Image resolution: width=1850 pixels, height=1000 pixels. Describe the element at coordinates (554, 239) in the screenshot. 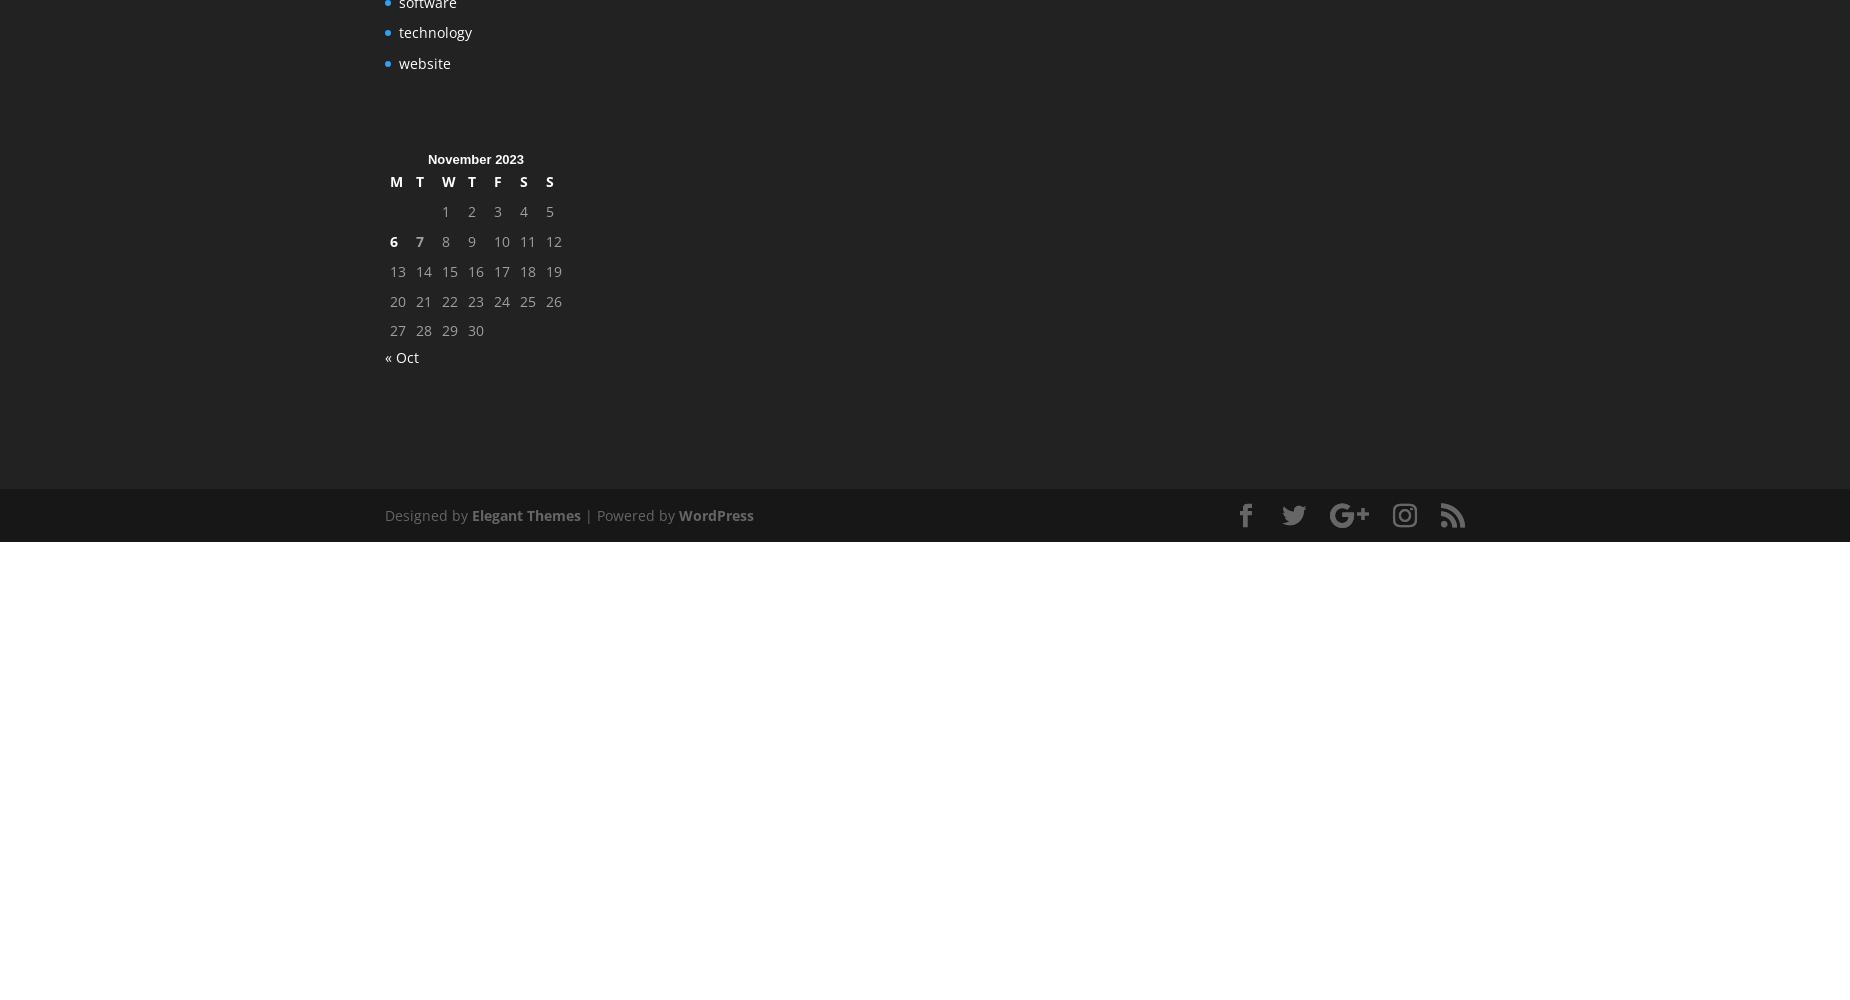

I see `'12'` at that location.